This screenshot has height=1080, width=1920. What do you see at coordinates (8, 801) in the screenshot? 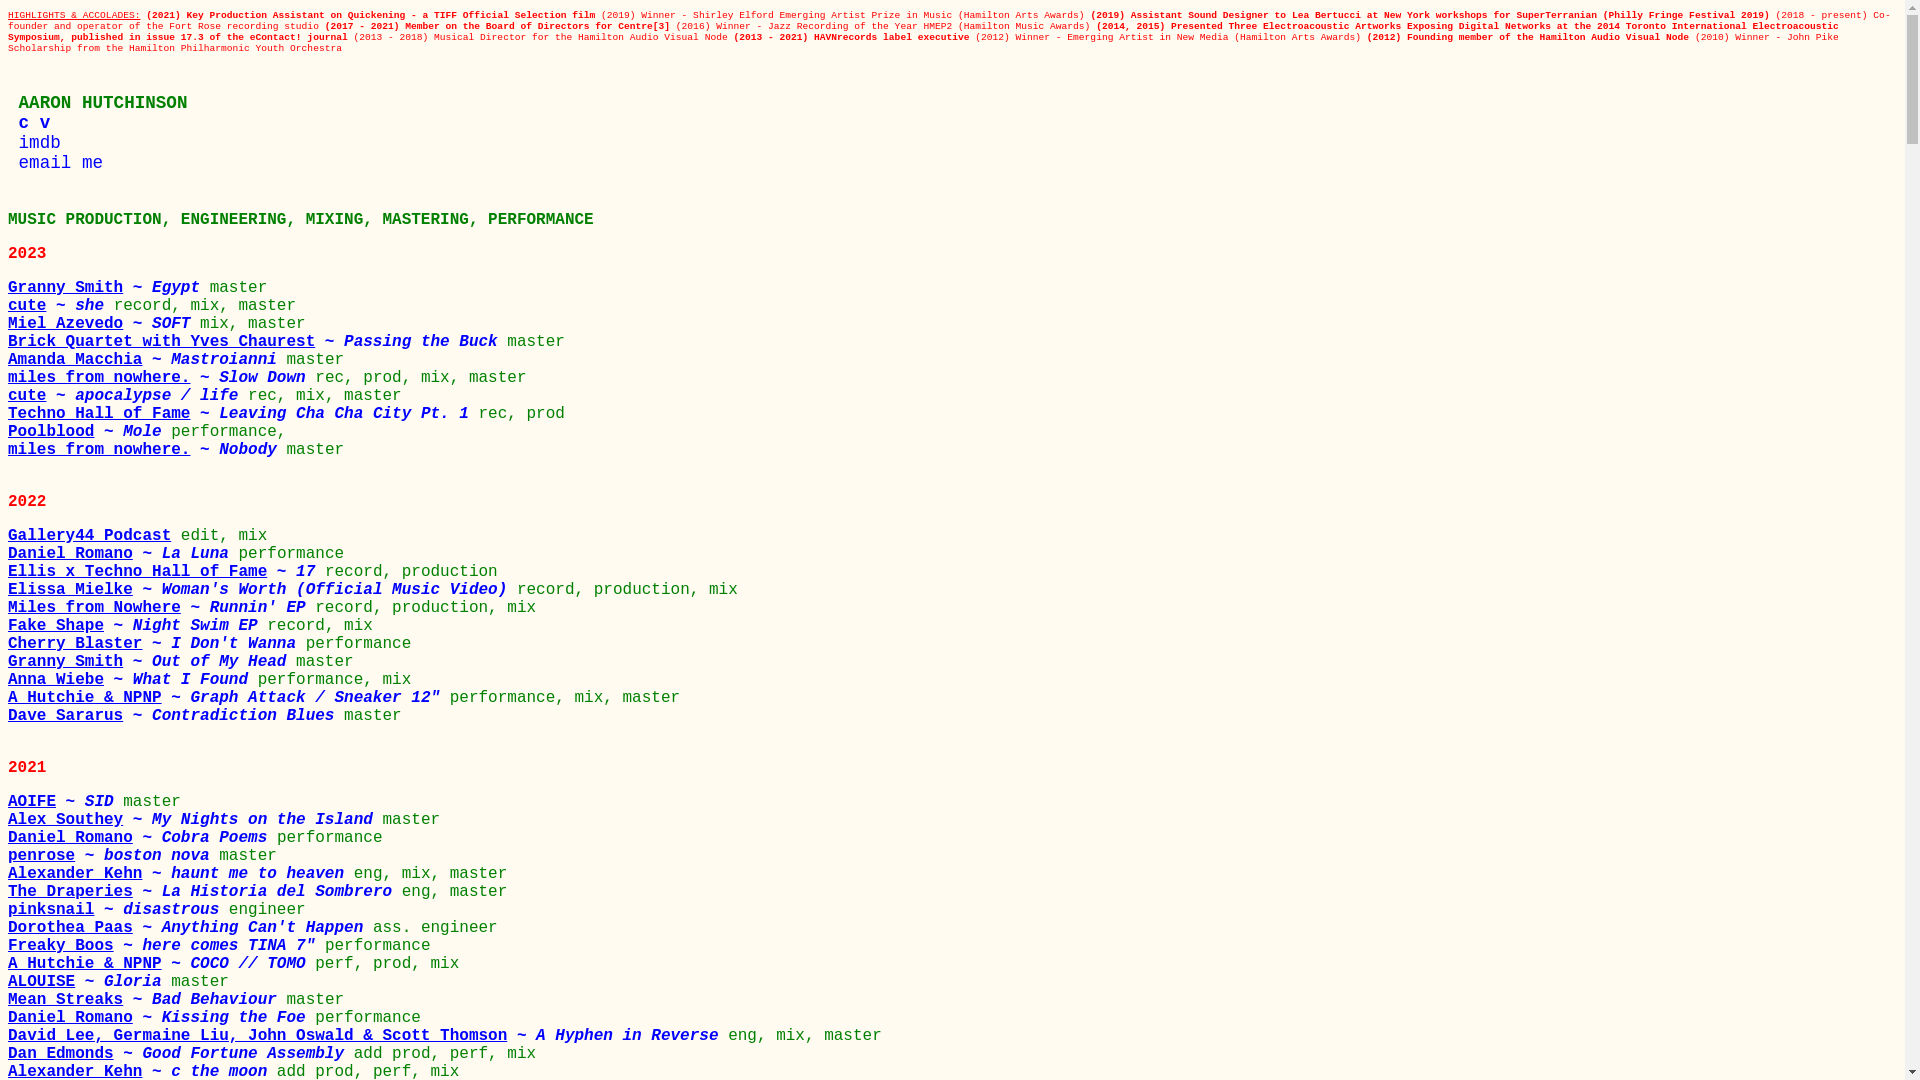
I see `'AOIFE ~ SID'` at bounding box center [8, 801].